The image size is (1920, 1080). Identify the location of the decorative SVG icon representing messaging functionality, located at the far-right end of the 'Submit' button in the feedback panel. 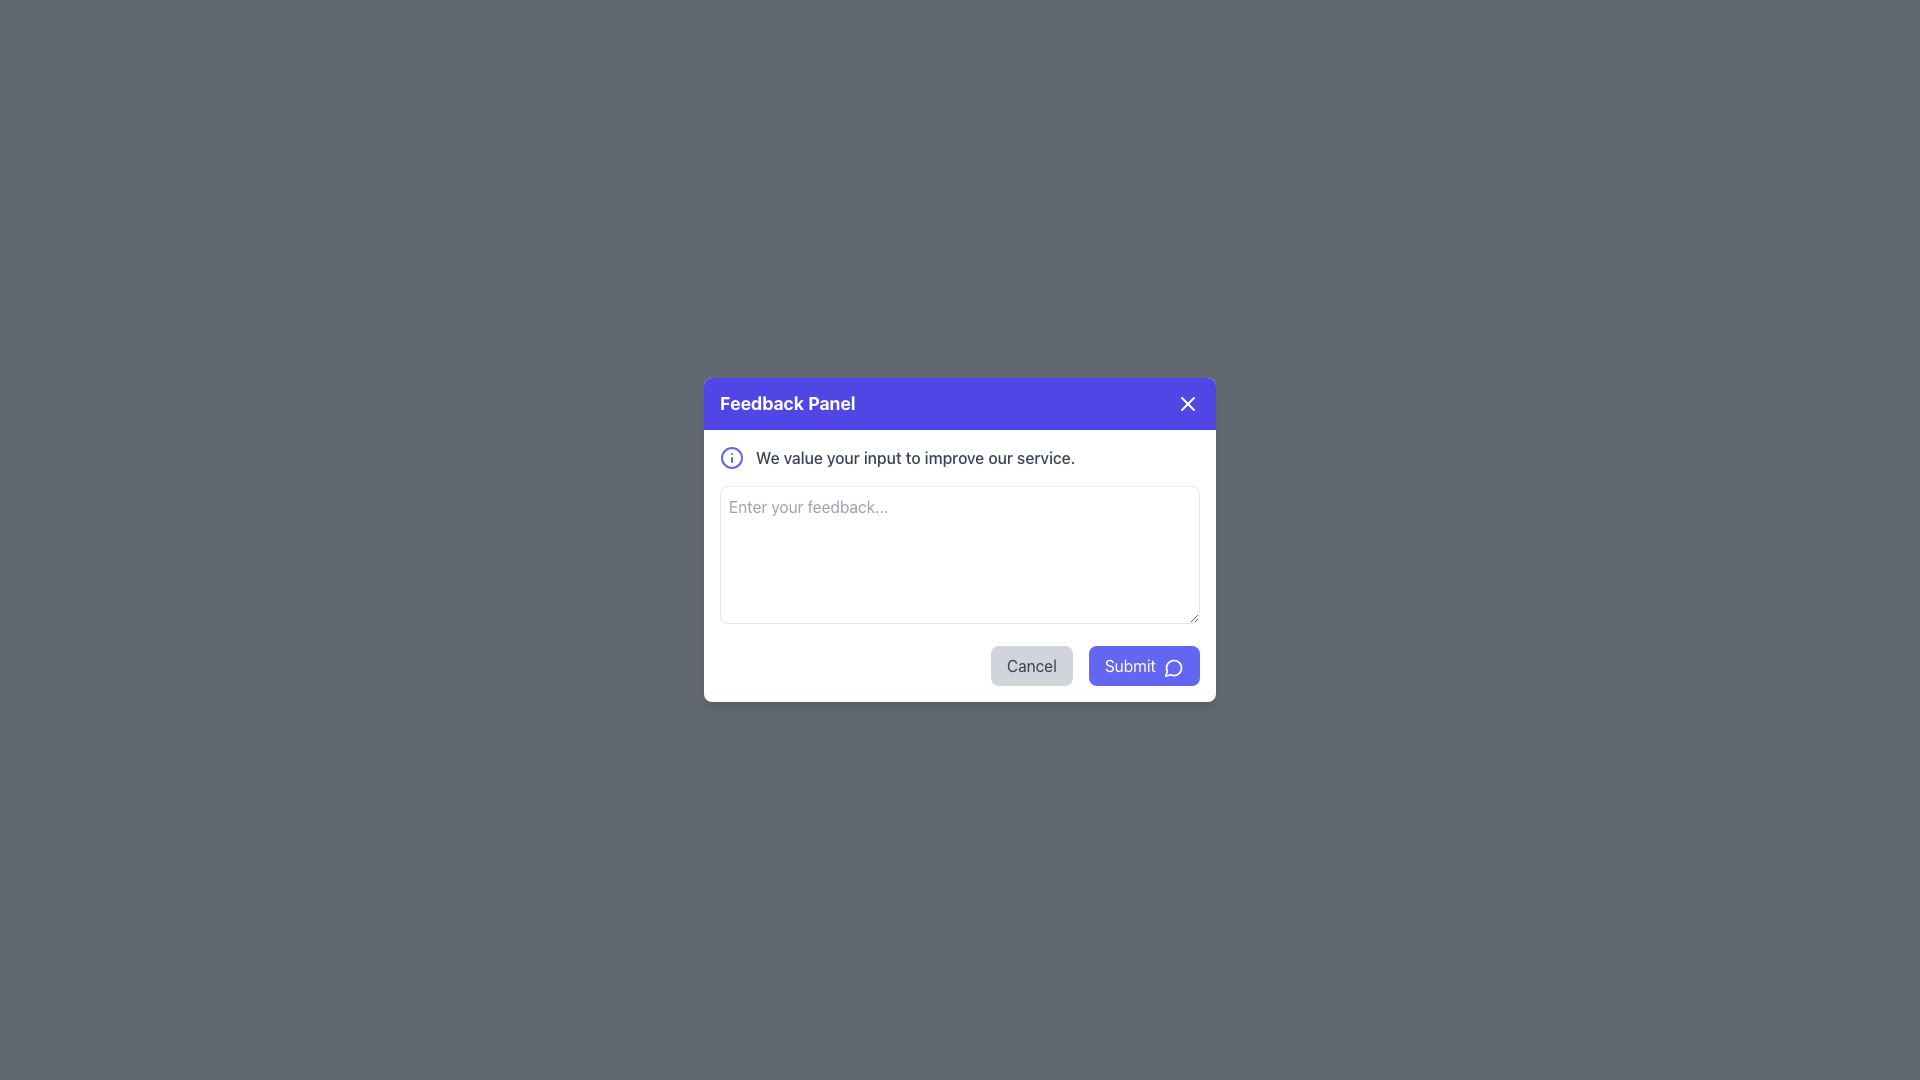
(1174, 667).